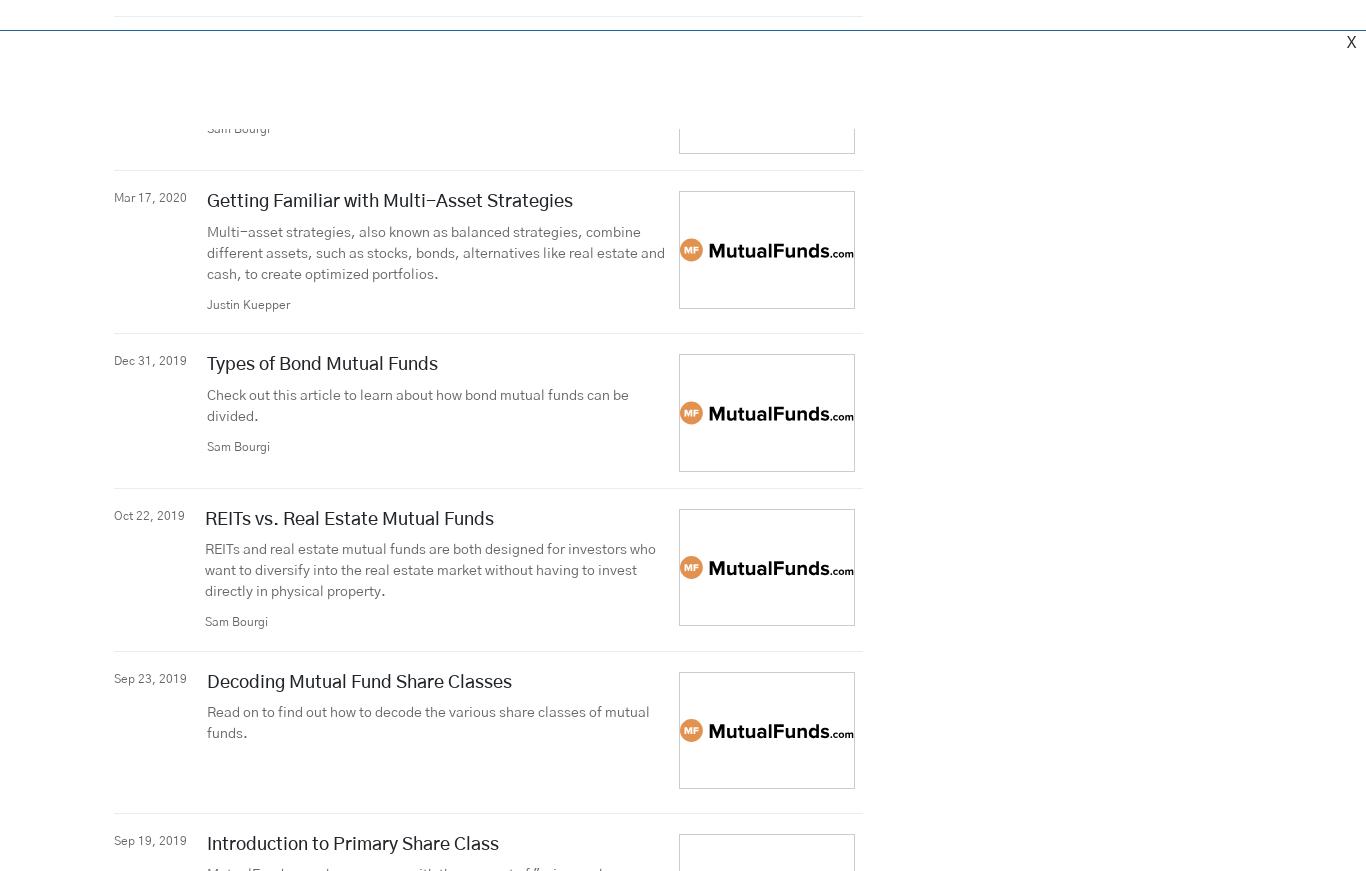  Describe the element at coordinates (149, 676) in the screenshot. I see `'Sep 23, 2019'` at that location.